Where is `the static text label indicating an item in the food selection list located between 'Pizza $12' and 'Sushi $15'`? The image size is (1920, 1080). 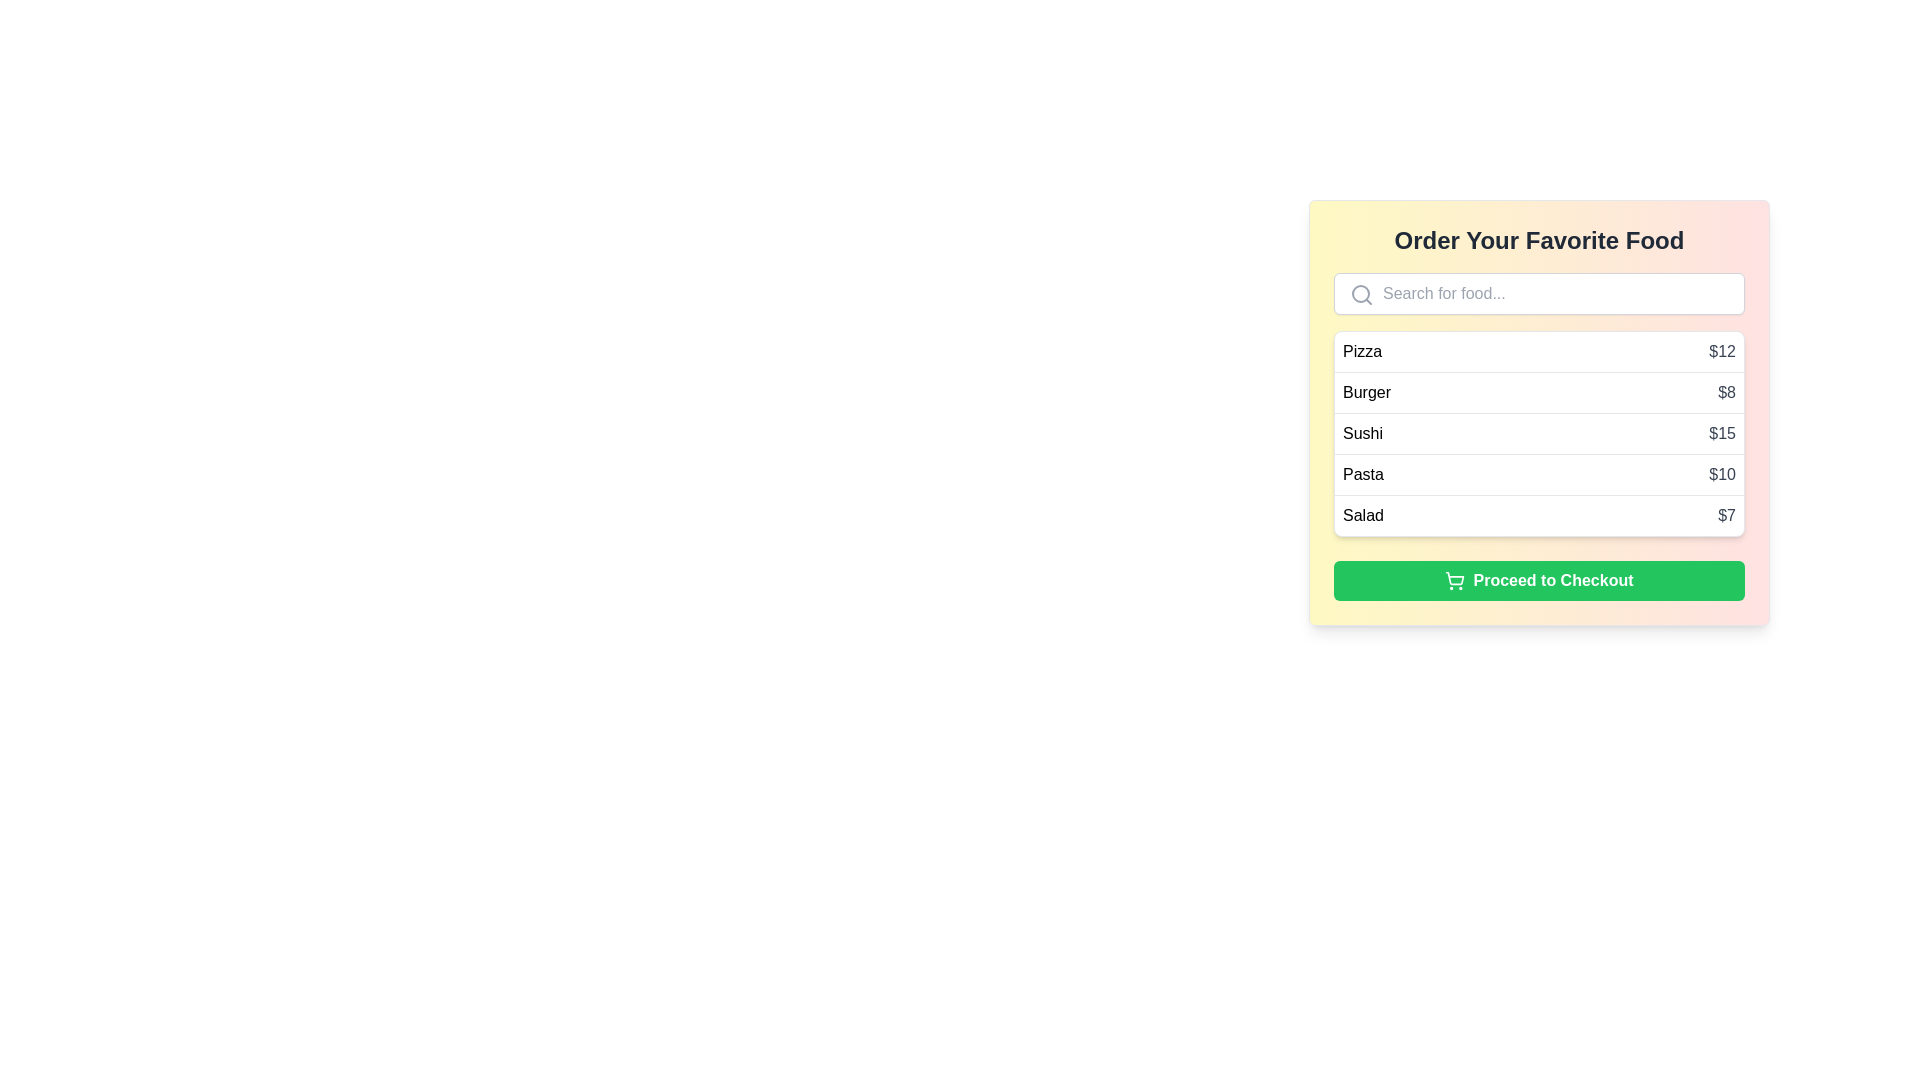 the static text label indicating an item in the food selection list located between 'Pizza $12' and 'Sushi $15' is located at coordinates (1366, 393).